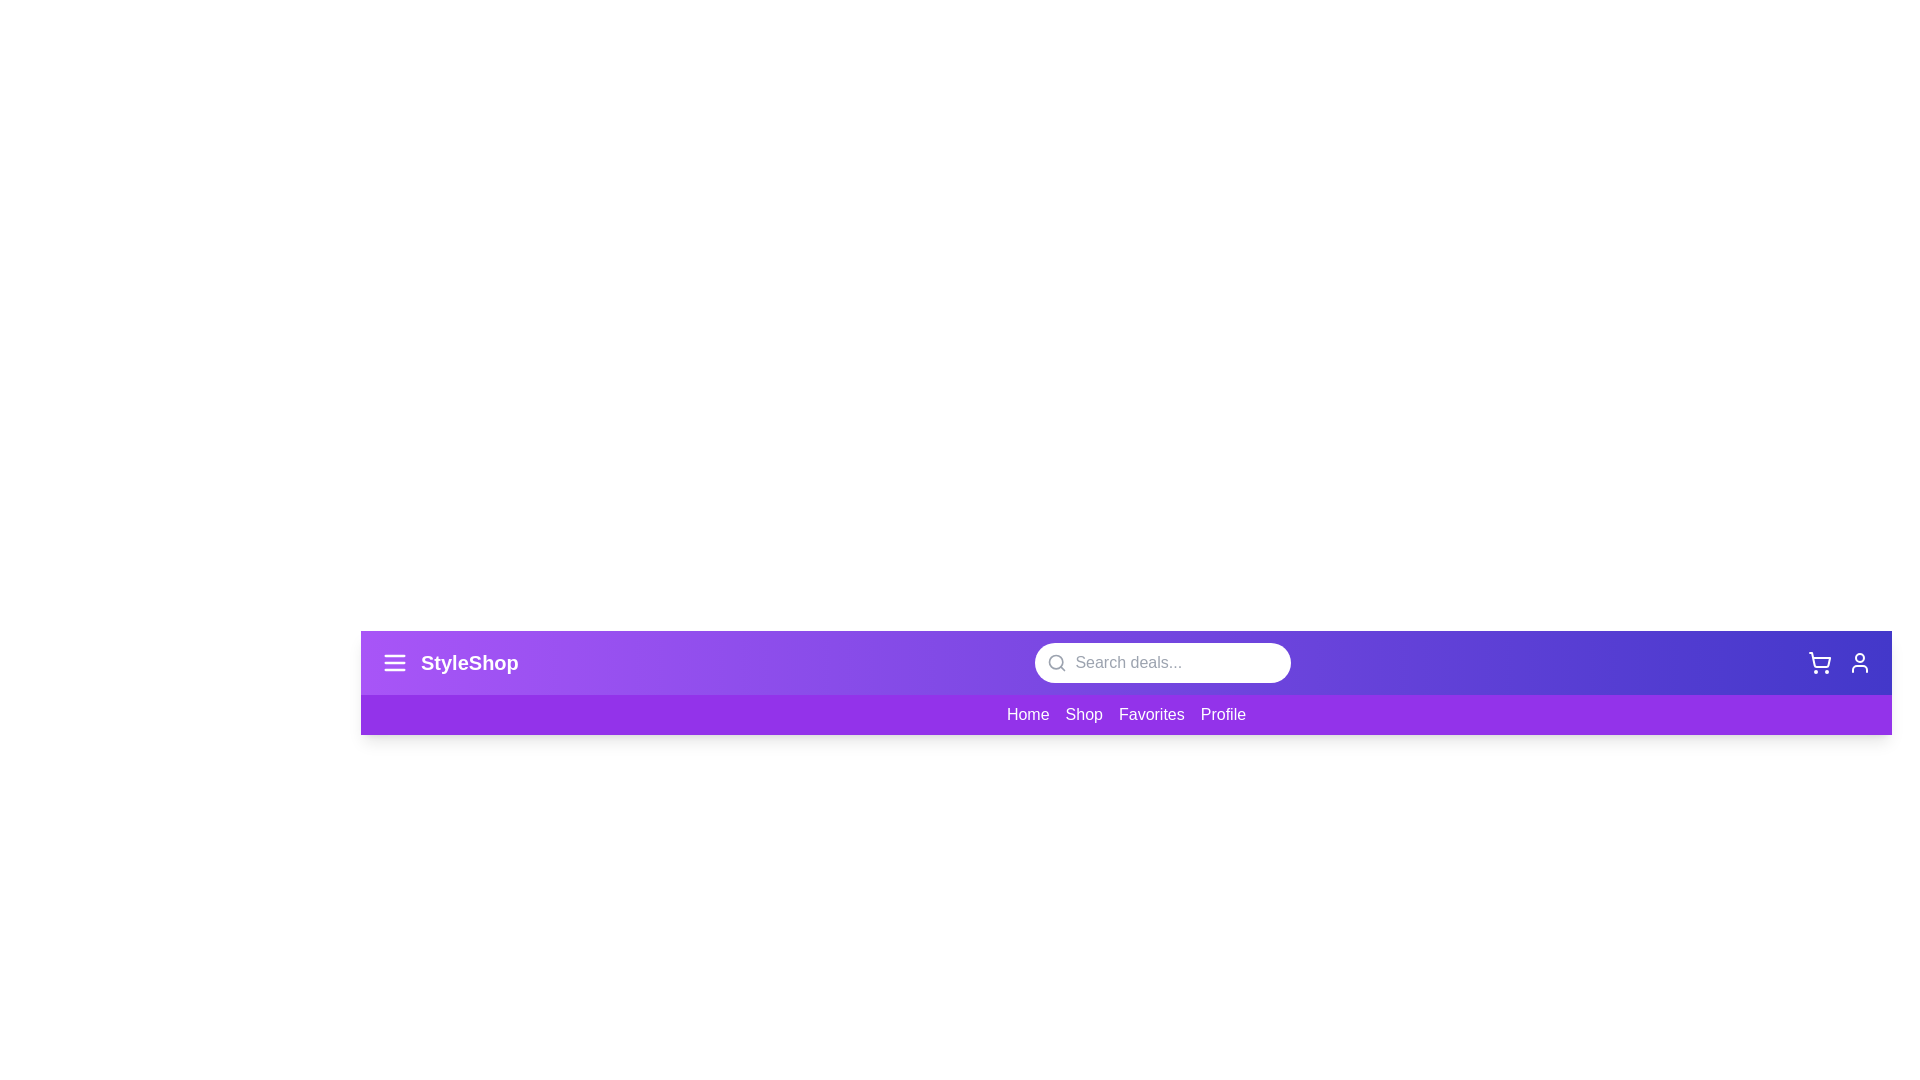 The width and height of the screenshot is (1920, 1080). What do you see at coordinates (1222, 712) in the screenshot?
I see `the 'Profile' link to navigate to the profile page` at bounding box center [1222, 712].